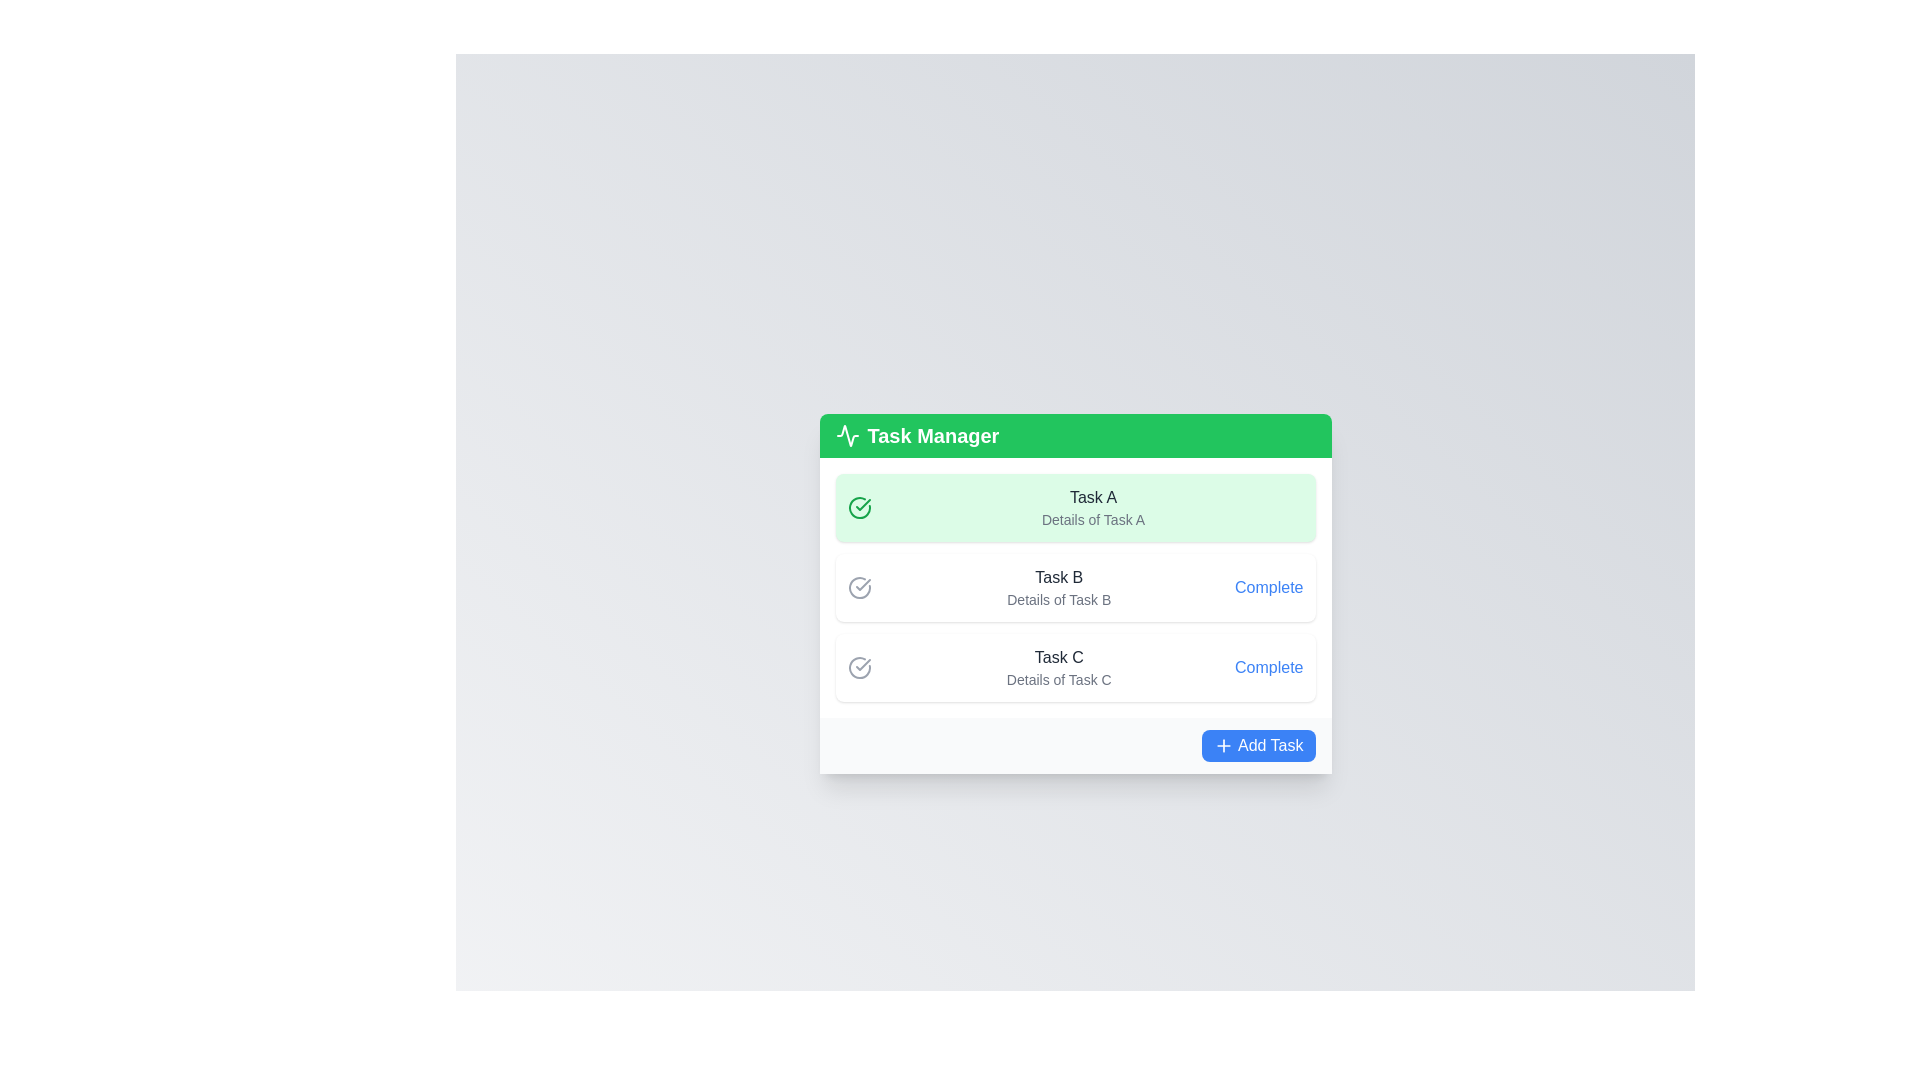  What do you see at coordinates (1058, 658) in the screenshot?
I see `the Text label indicating 'Task C' in the task management interface, which is positioned above the 'Details of Task C' description` at bounding box center [1058, 658].